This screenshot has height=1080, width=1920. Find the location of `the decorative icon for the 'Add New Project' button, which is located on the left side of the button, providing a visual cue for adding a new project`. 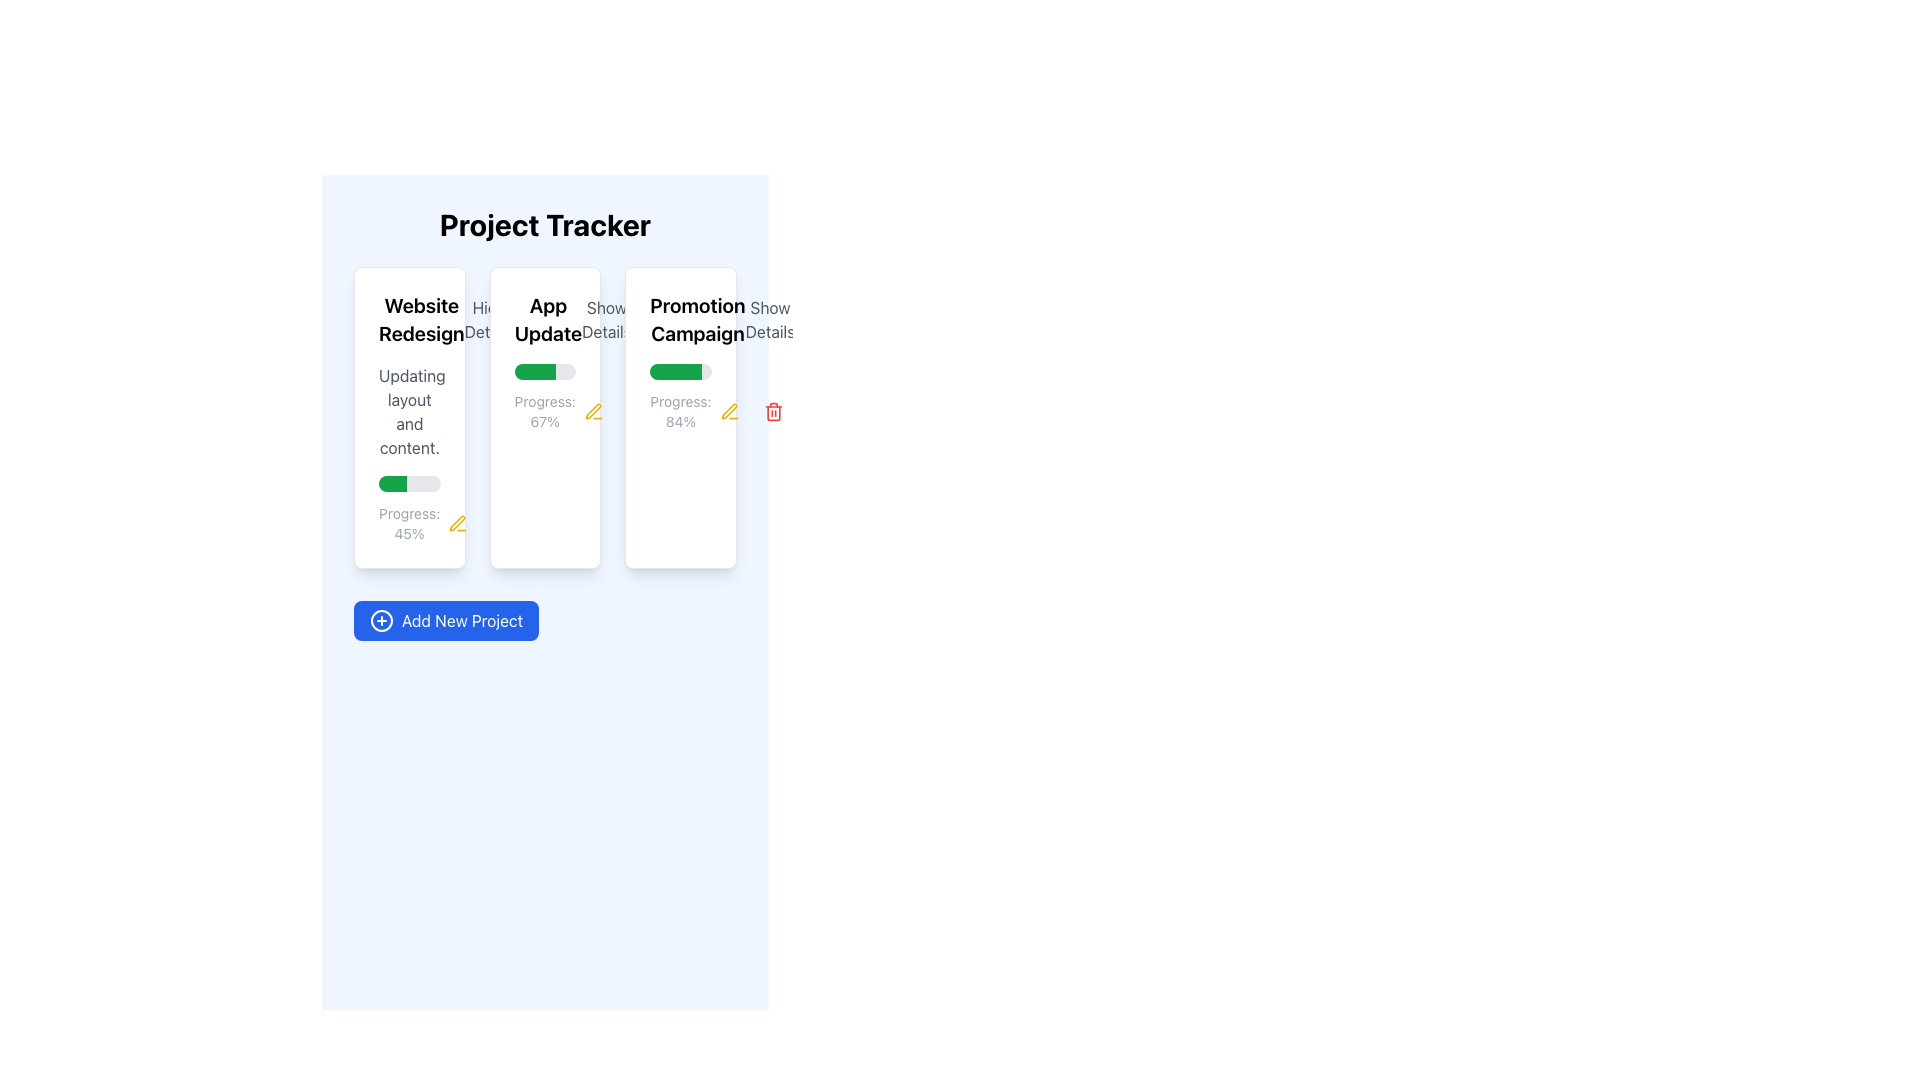

the decorative icon for the 'Add New Project' button, which is located on the left side of the button, providing a visual cue for adding a new project is located at coordinates (382, 620).